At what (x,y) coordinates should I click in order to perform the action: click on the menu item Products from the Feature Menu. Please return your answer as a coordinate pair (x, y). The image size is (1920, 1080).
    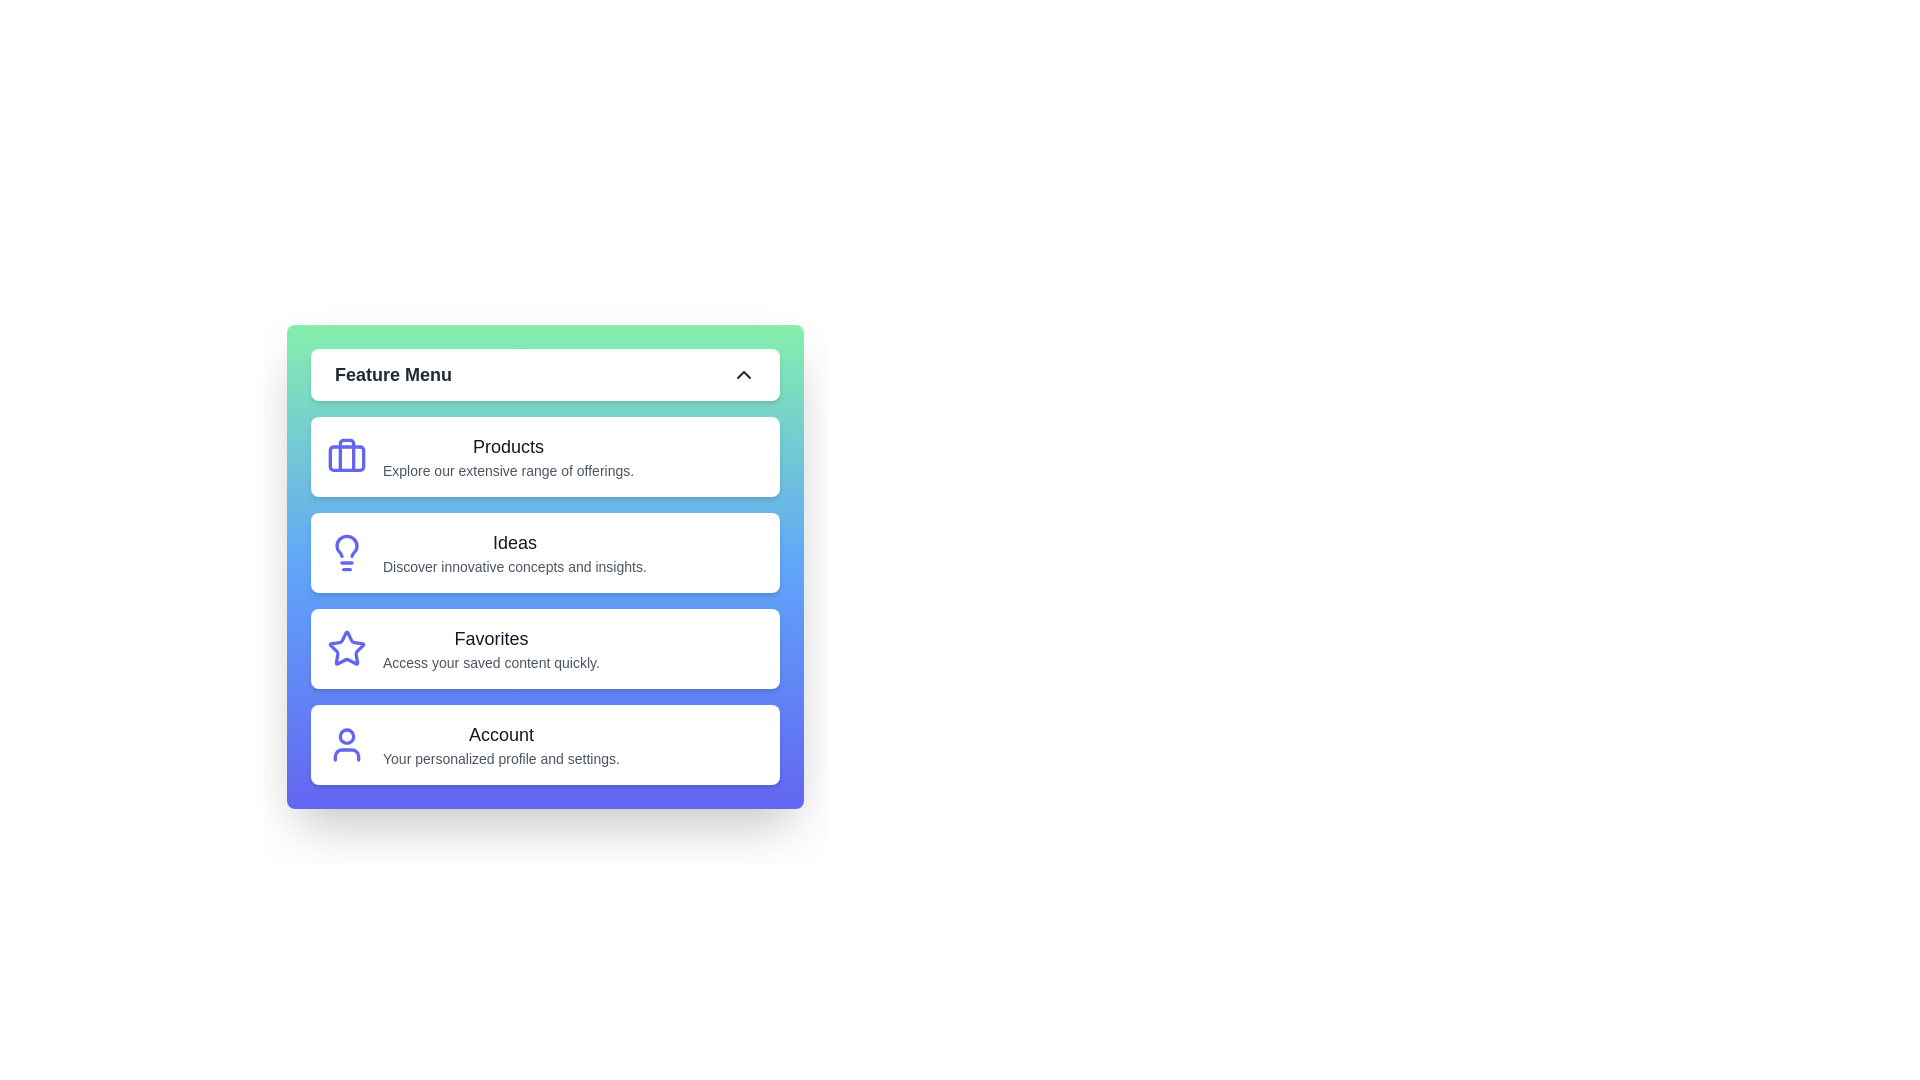
    Looking at the image, I should click on (545, 456).